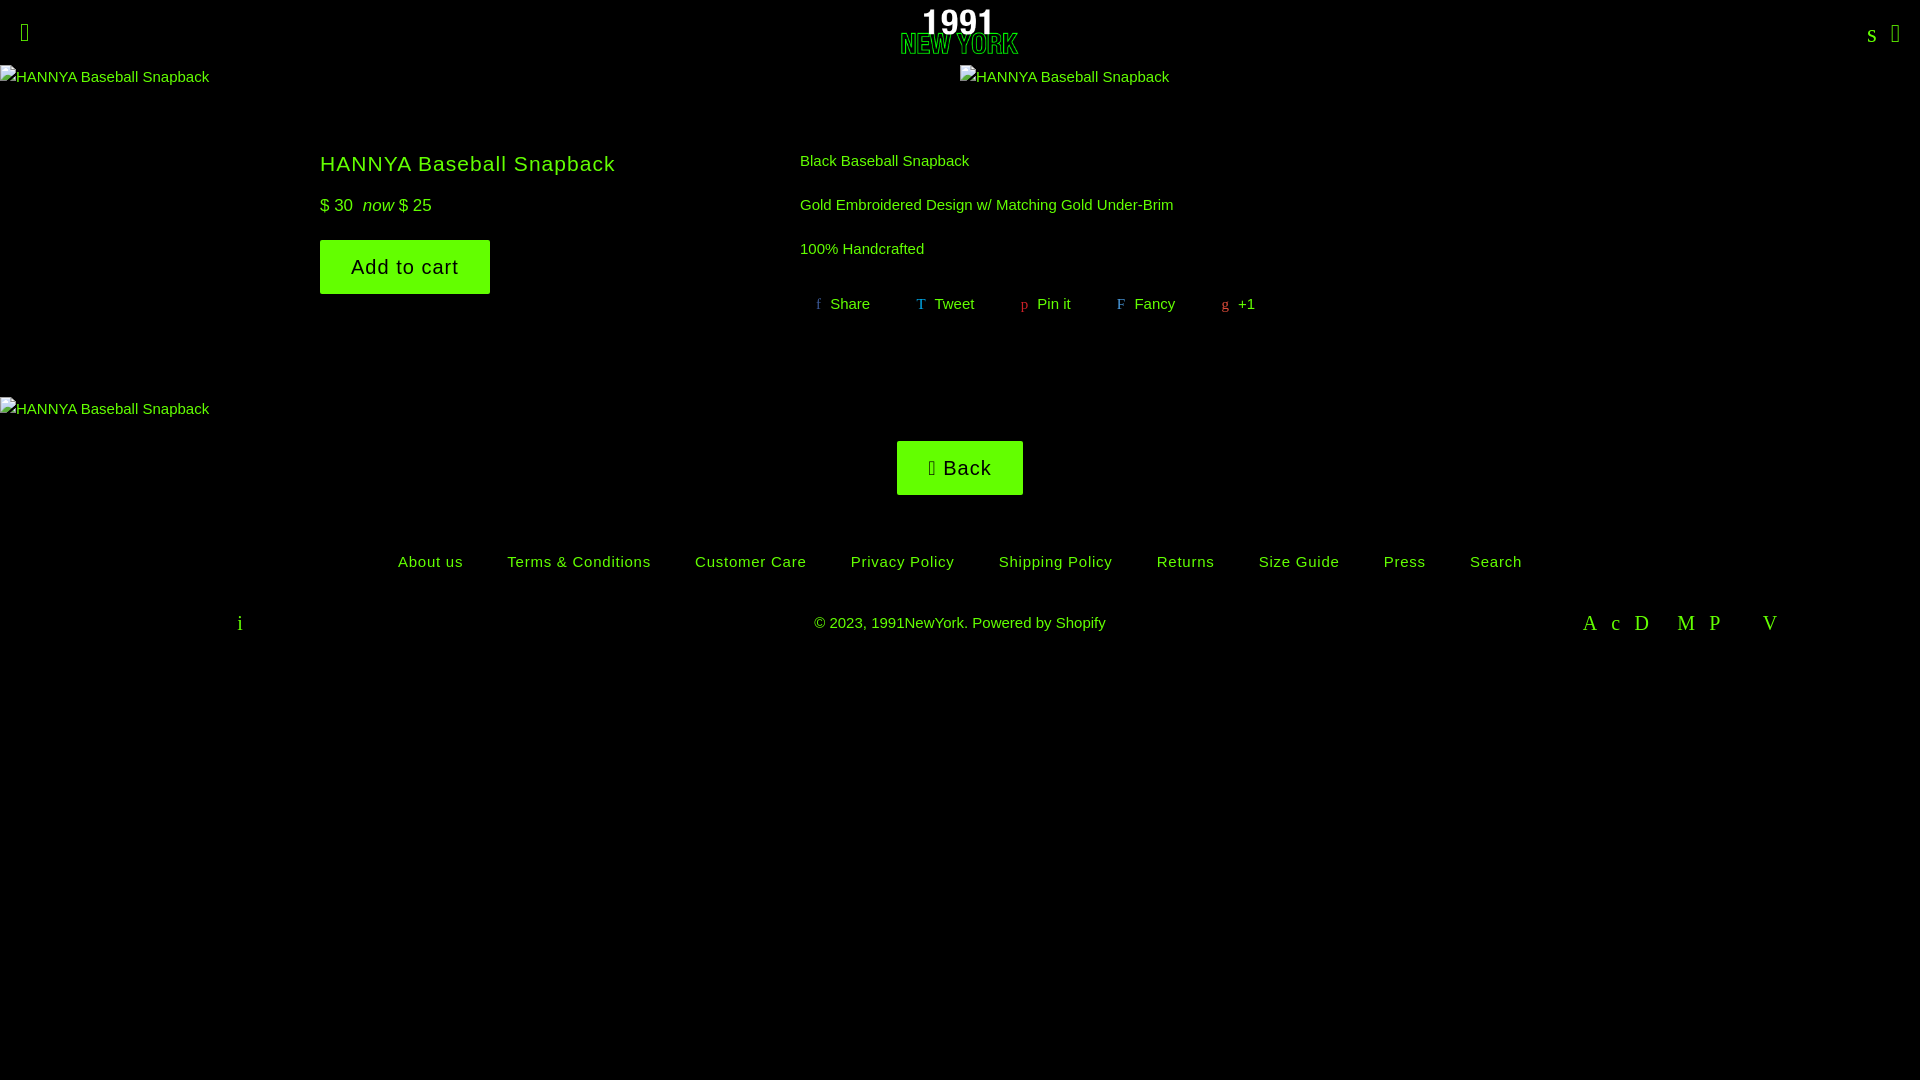  What do you see at coordinates (1299, 561) in the screenshot?
I see `'Size Guide'` at bounding box center [1299, 561].